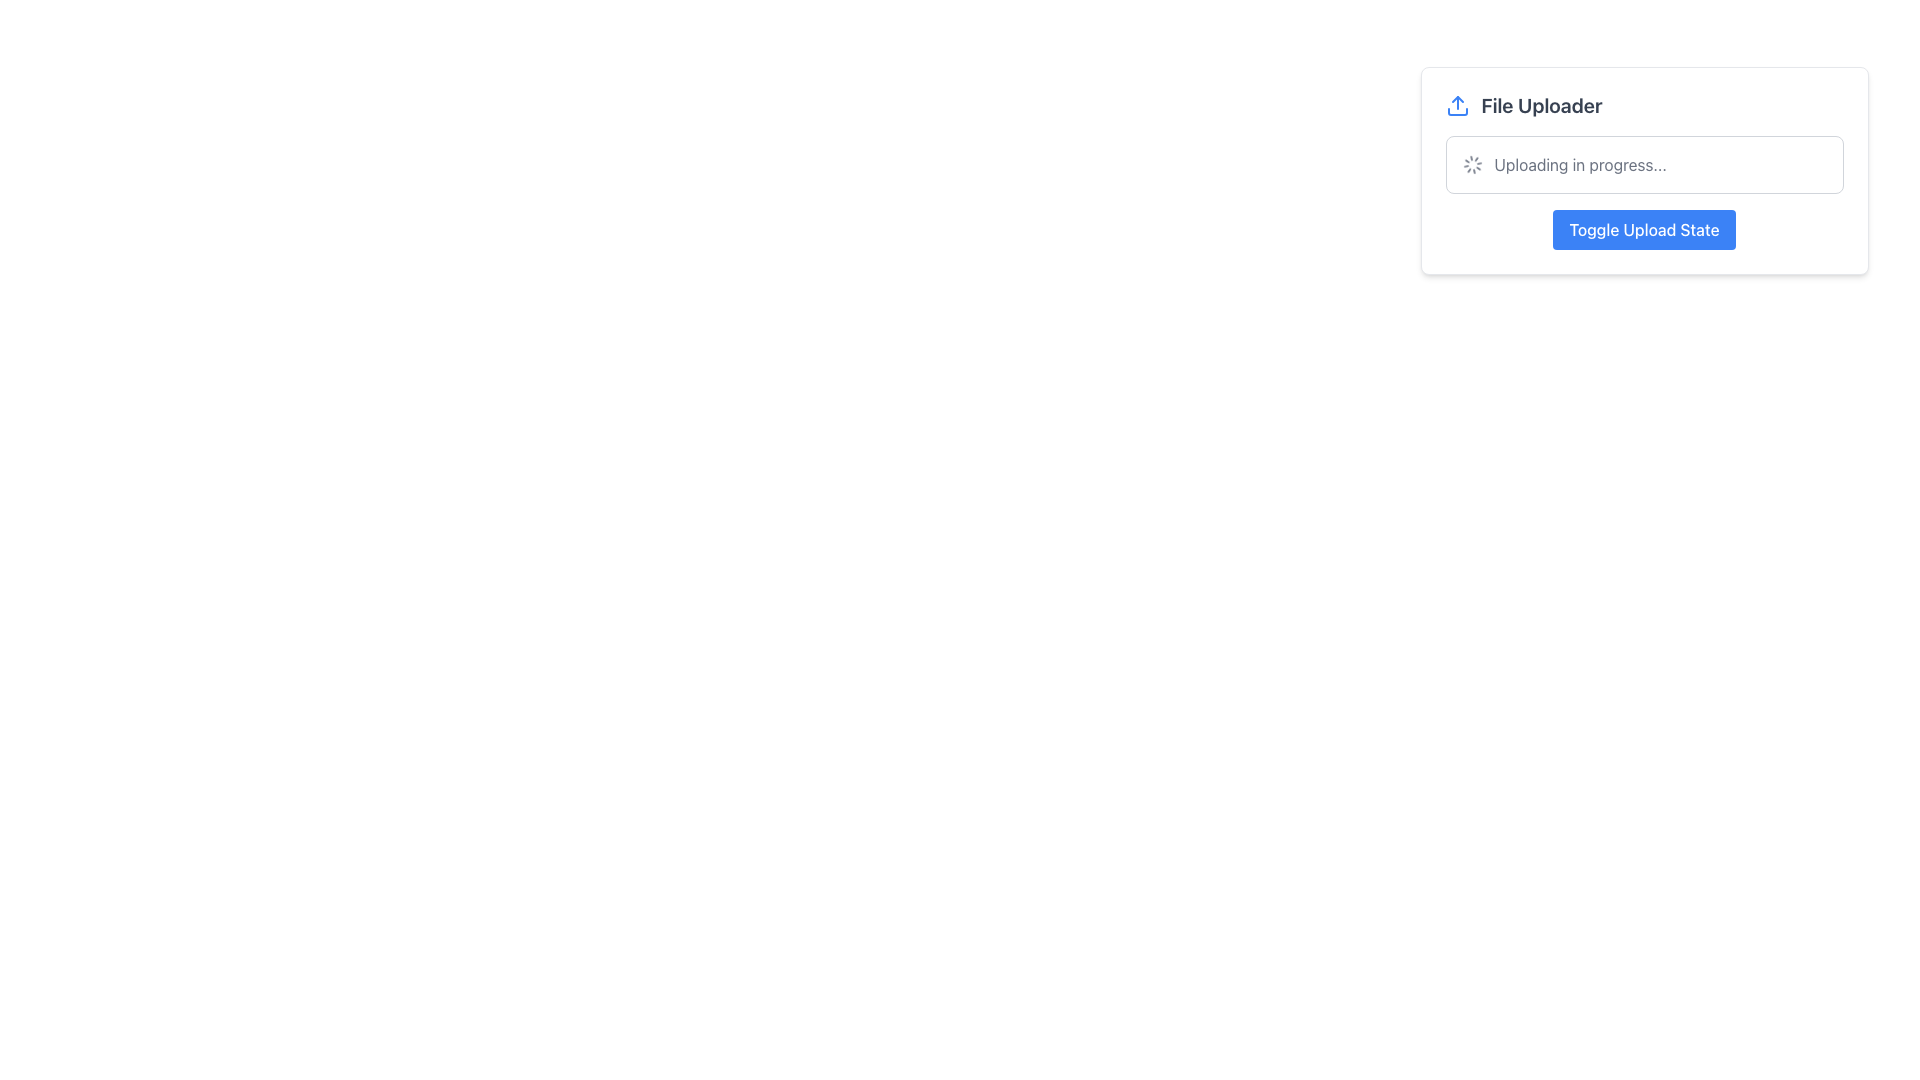 The height and width of the screenshot is (1080, 1920). What do you see at coordinates (1644, 164) in the screenshot?
I see `the Status Indicator displaying 'Uploading in progress...' within the File Uploader interface` at bounding box center [1644, 164].